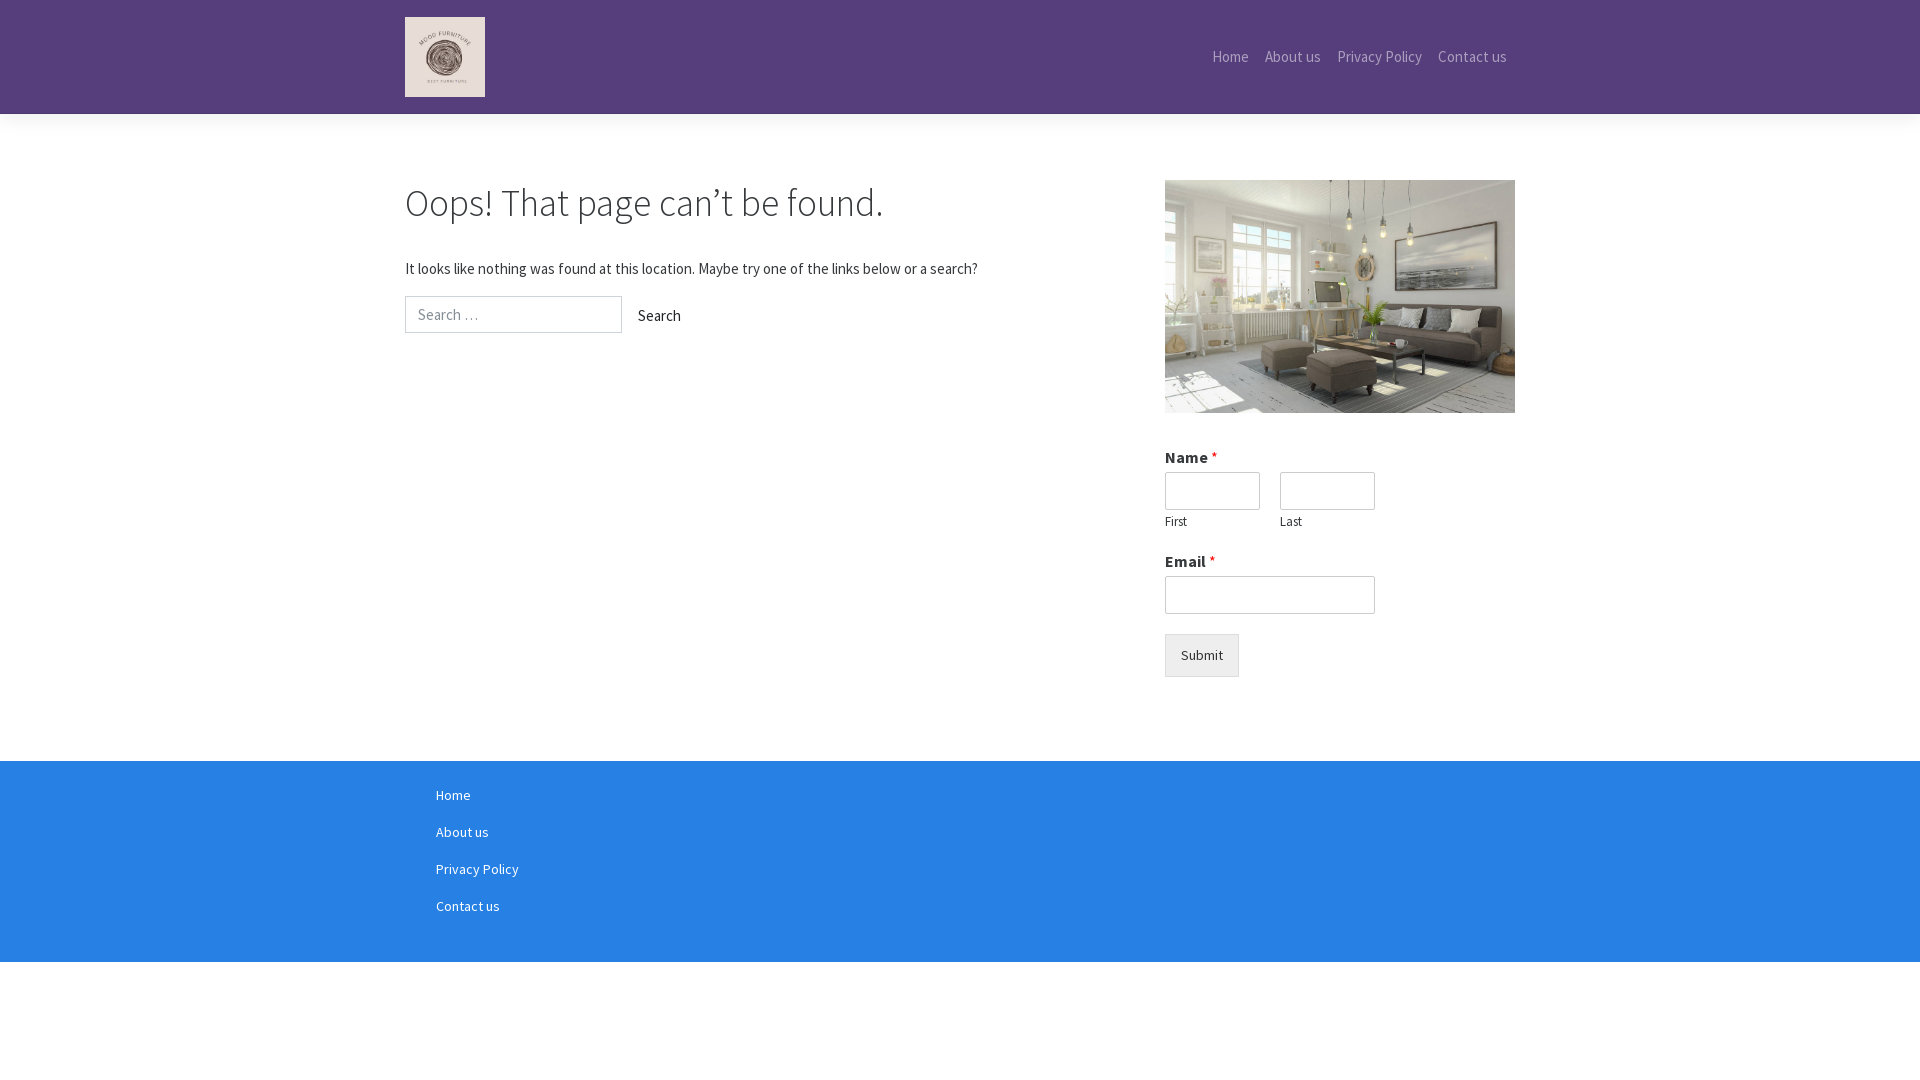 Image resolution: width=1920 pixels, height=1080 pixels. What do you see at coordinates (1200, 655) in the screenshot?
I see `'Submit'` at bounding box center [1200, 655].